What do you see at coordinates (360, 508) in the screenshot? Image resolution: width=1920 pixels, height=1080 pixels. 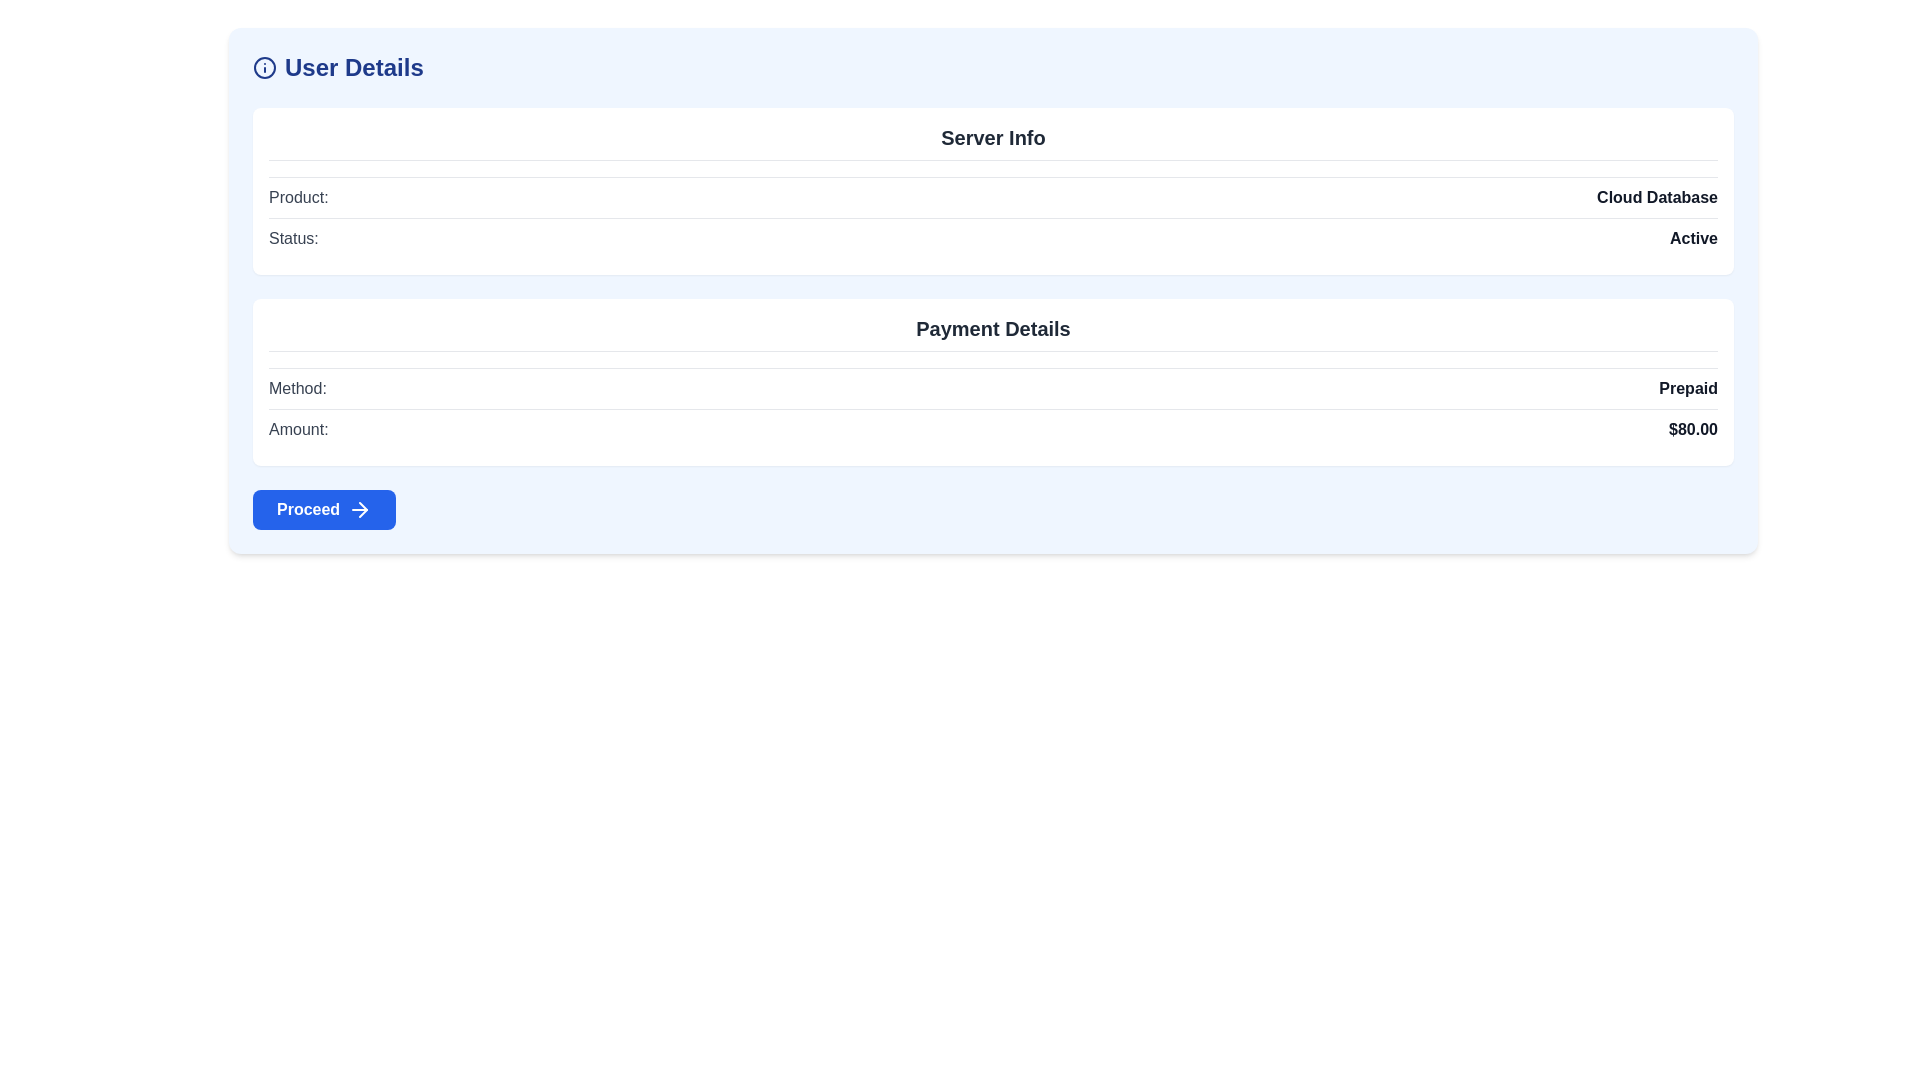 I see `the arrow icon located to the right of the text 'Proceed' on the blue button at the bottom left of the interface, which suggests forward navigation` at bounding box center [360, 508].